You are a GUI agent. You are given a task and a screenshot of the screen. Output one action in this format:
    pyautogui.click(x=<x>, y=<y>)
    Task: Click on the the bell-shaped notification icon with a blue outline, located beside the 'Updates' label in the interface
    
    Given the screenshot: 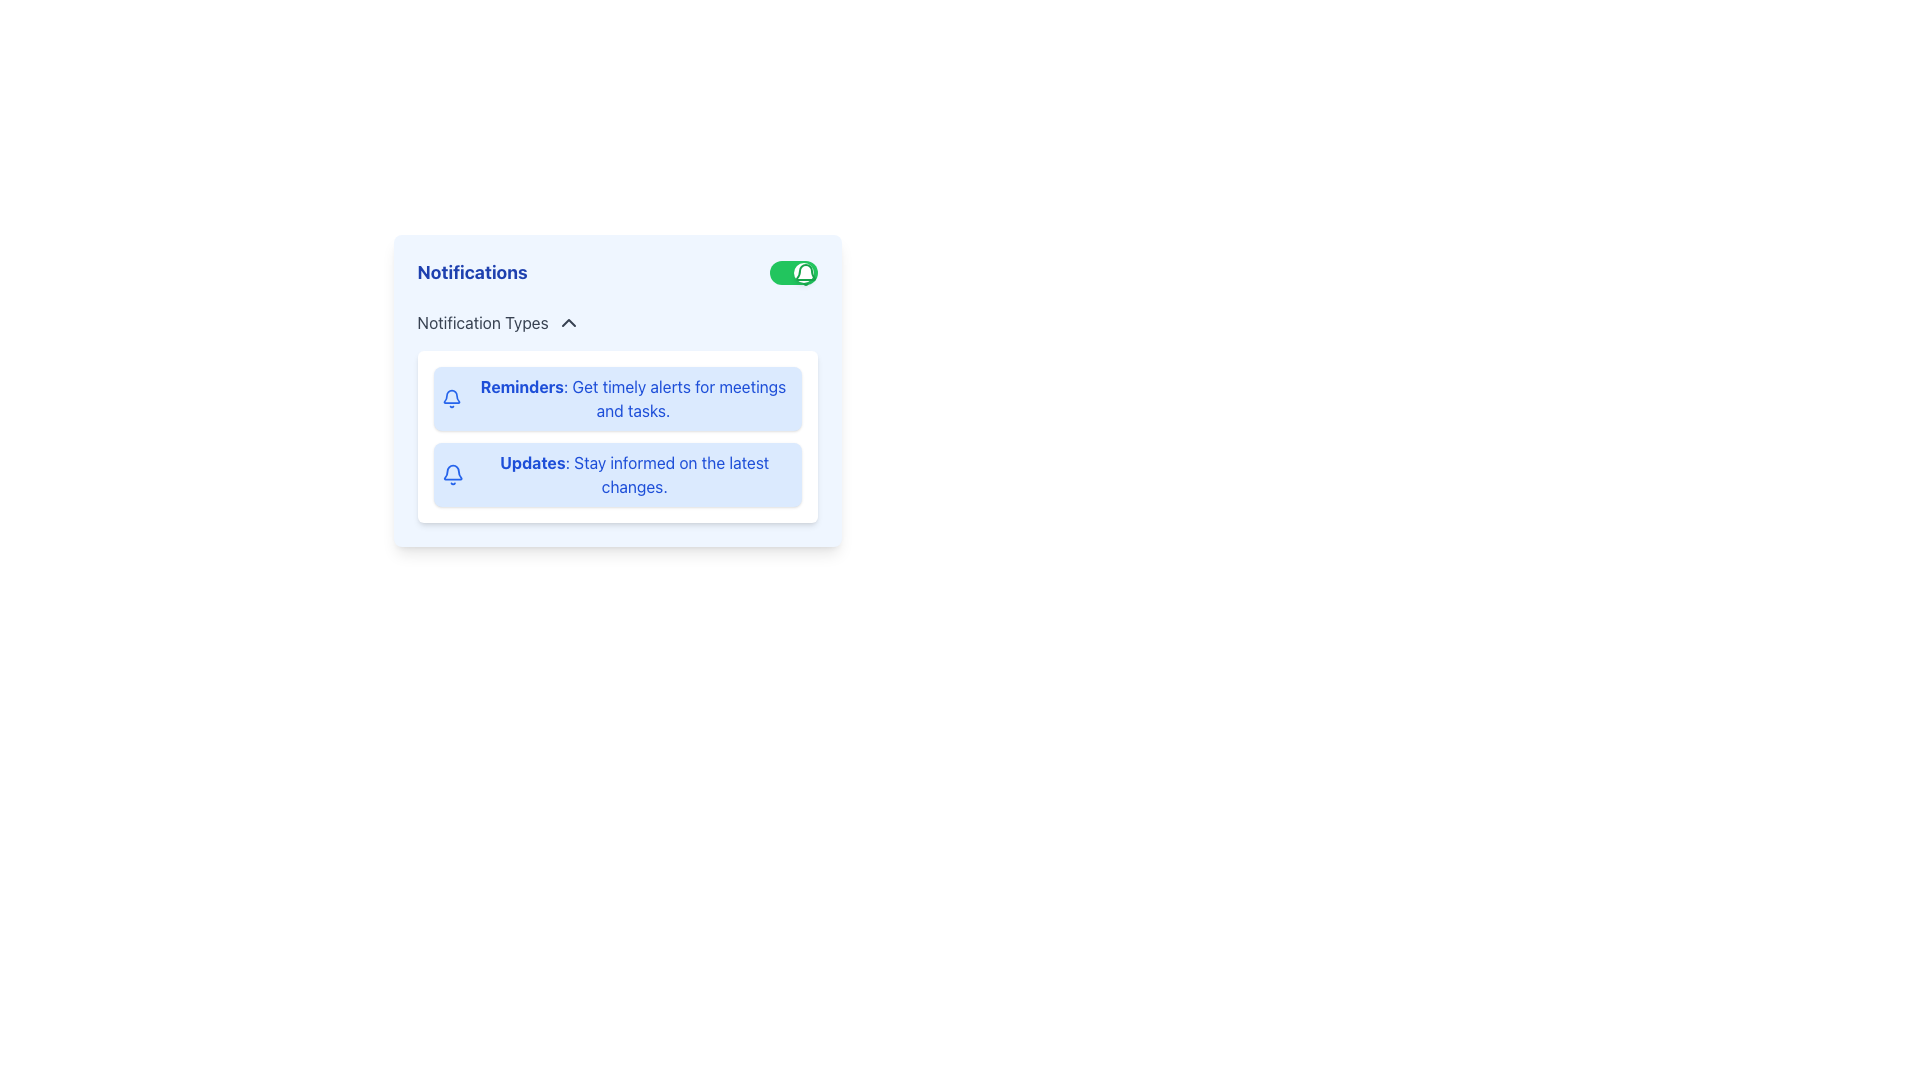 What is the action you would take?
    pyautogui.click(x=451, y=474)
    